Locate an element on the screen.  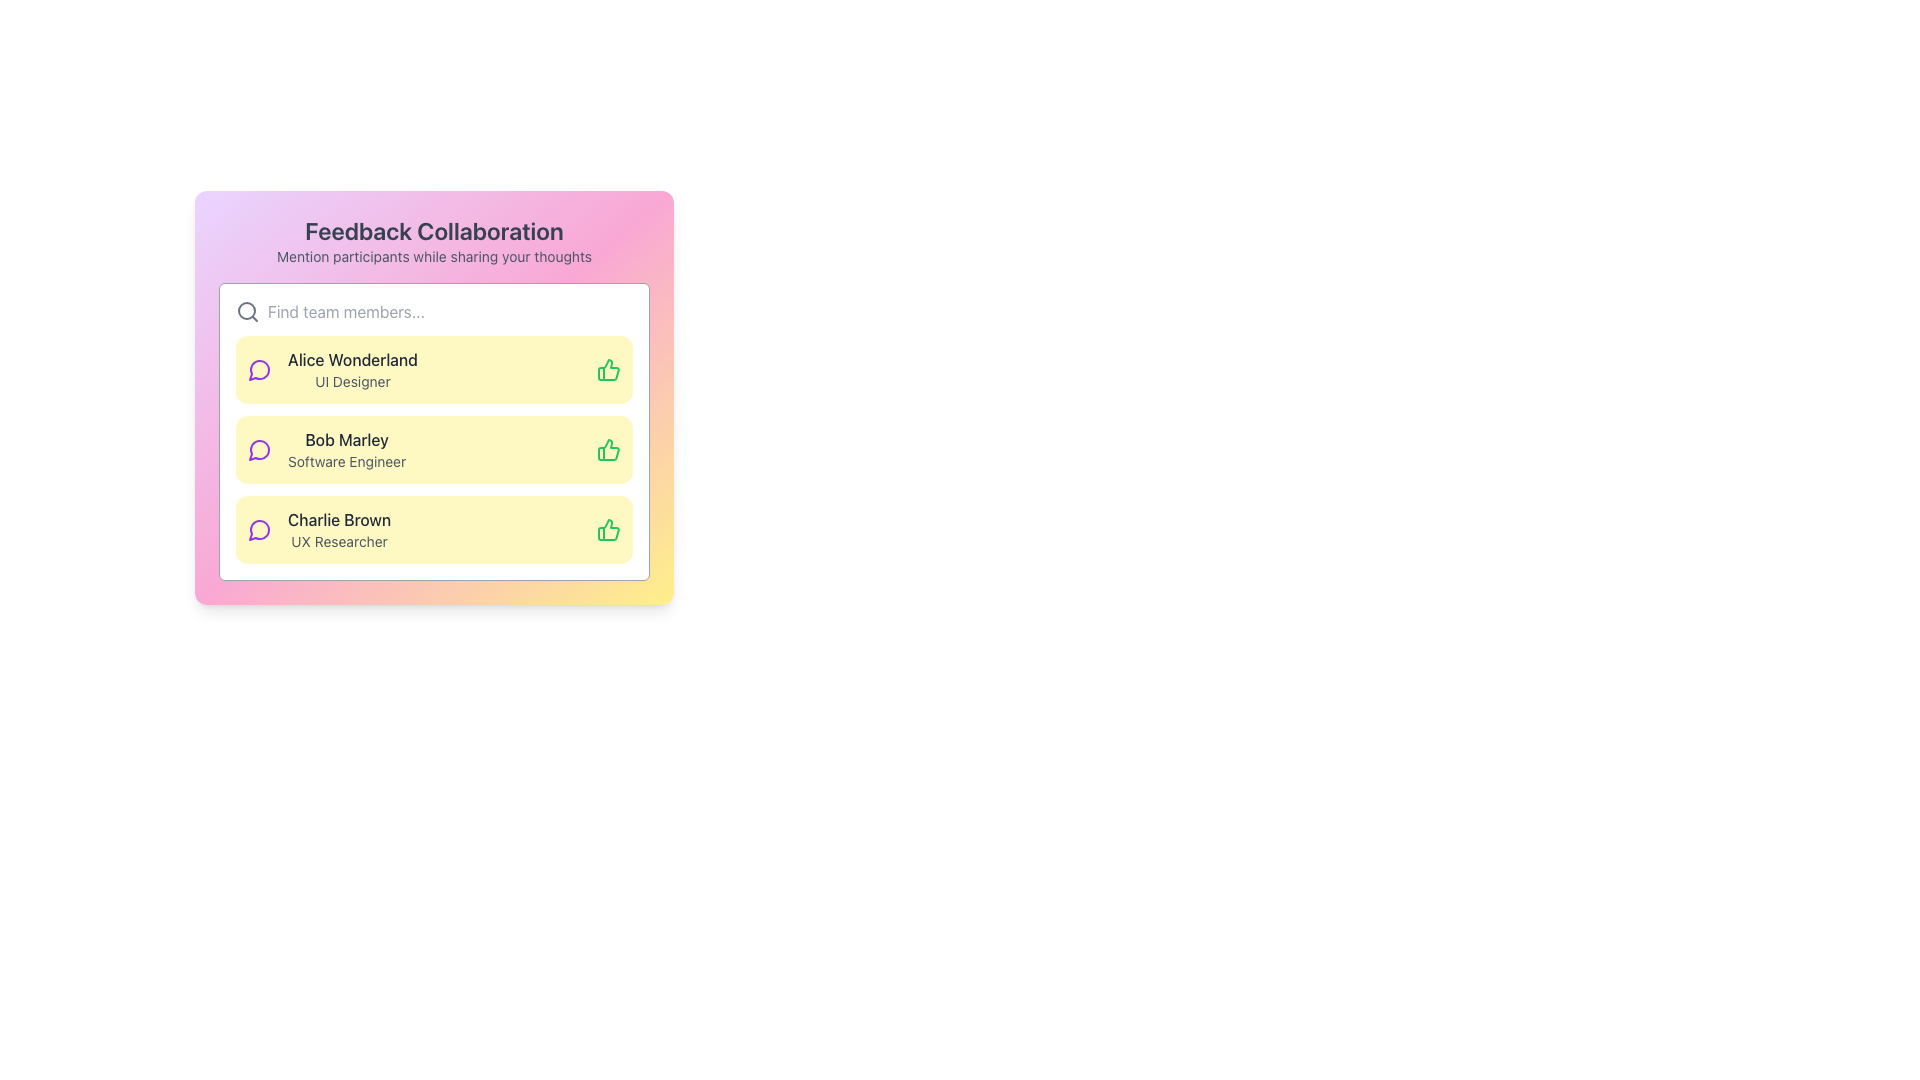
the search input field with the placeholder 'Find team members...' to focus on it is located at coordinates (433, 312).